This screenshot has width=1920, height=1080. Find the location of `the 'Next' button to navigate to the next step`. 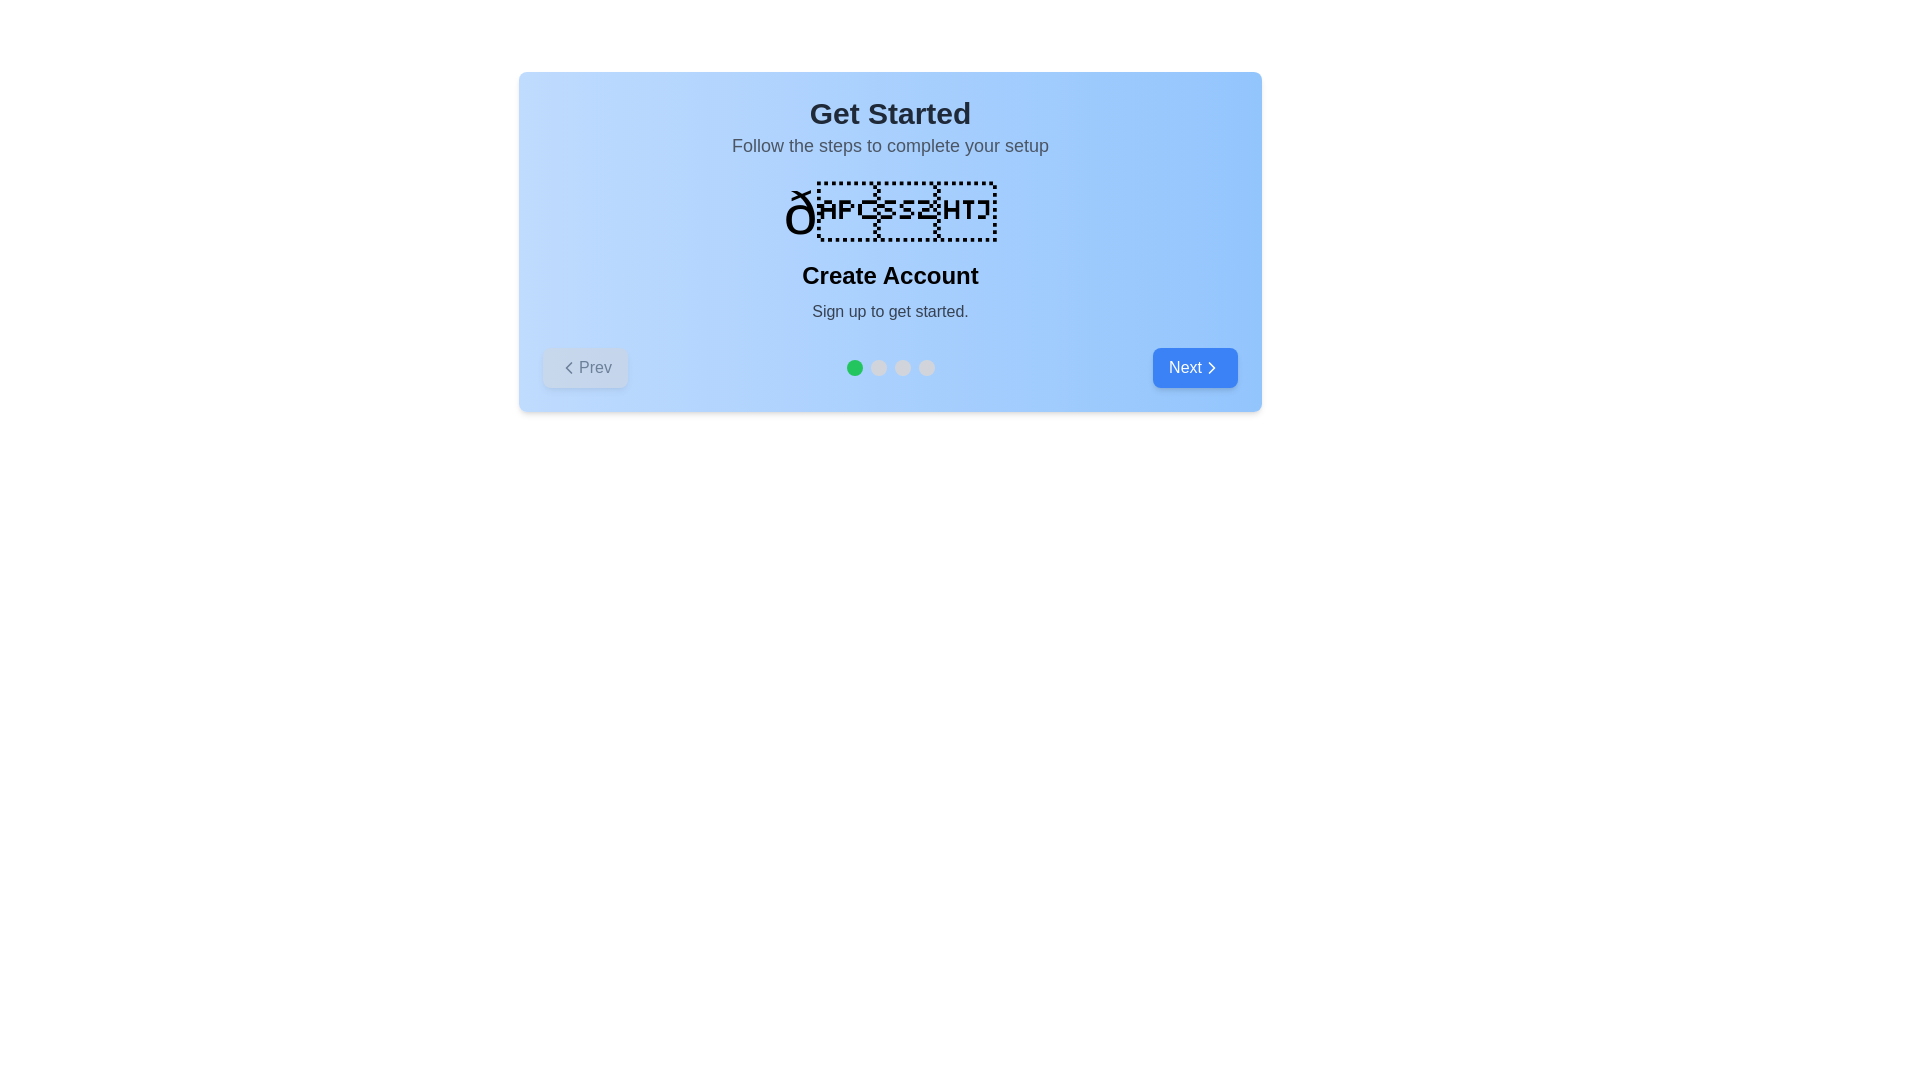

the 'Next' button to navigate to the next step is located at coordinates (1195, 367).